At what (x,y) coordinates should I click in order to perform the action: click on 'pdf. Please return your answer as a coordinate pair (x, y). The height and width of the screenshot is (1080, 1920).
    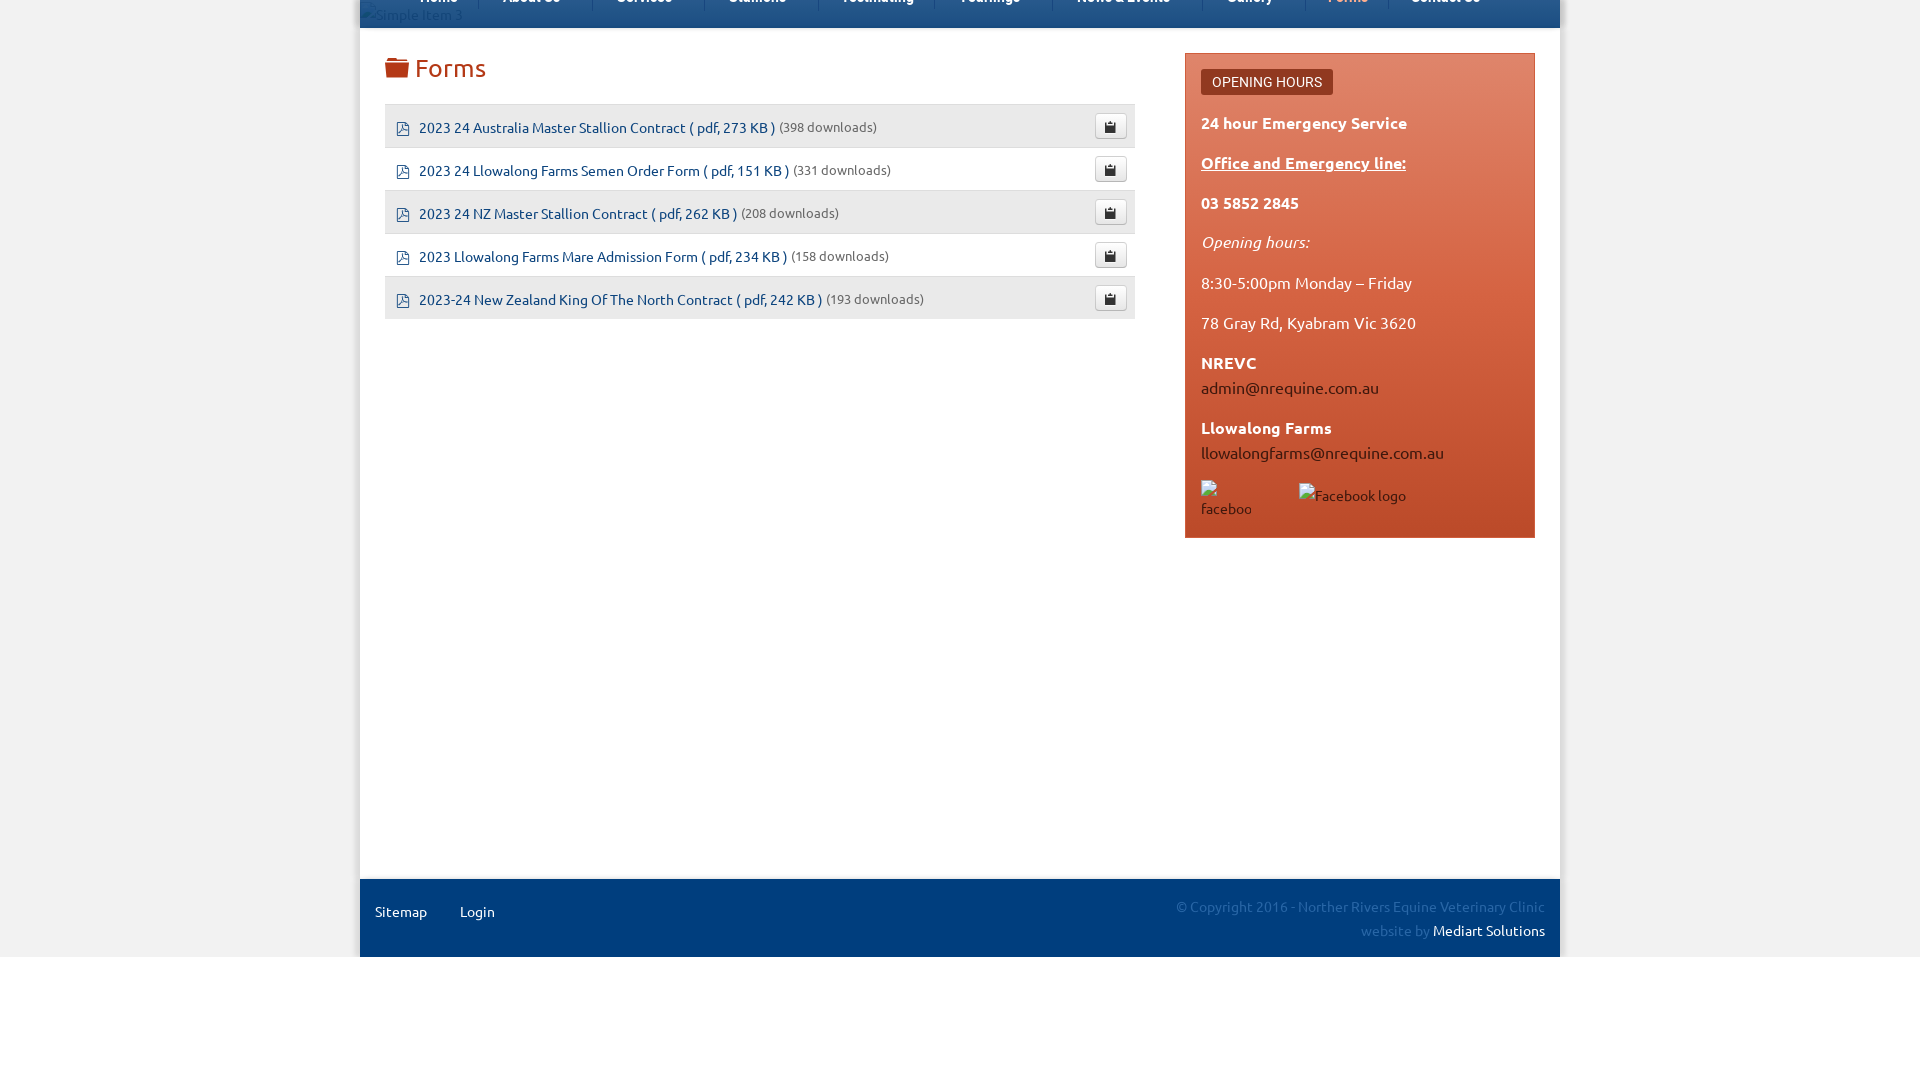
    Looking at the image, I should click on (567, 211).